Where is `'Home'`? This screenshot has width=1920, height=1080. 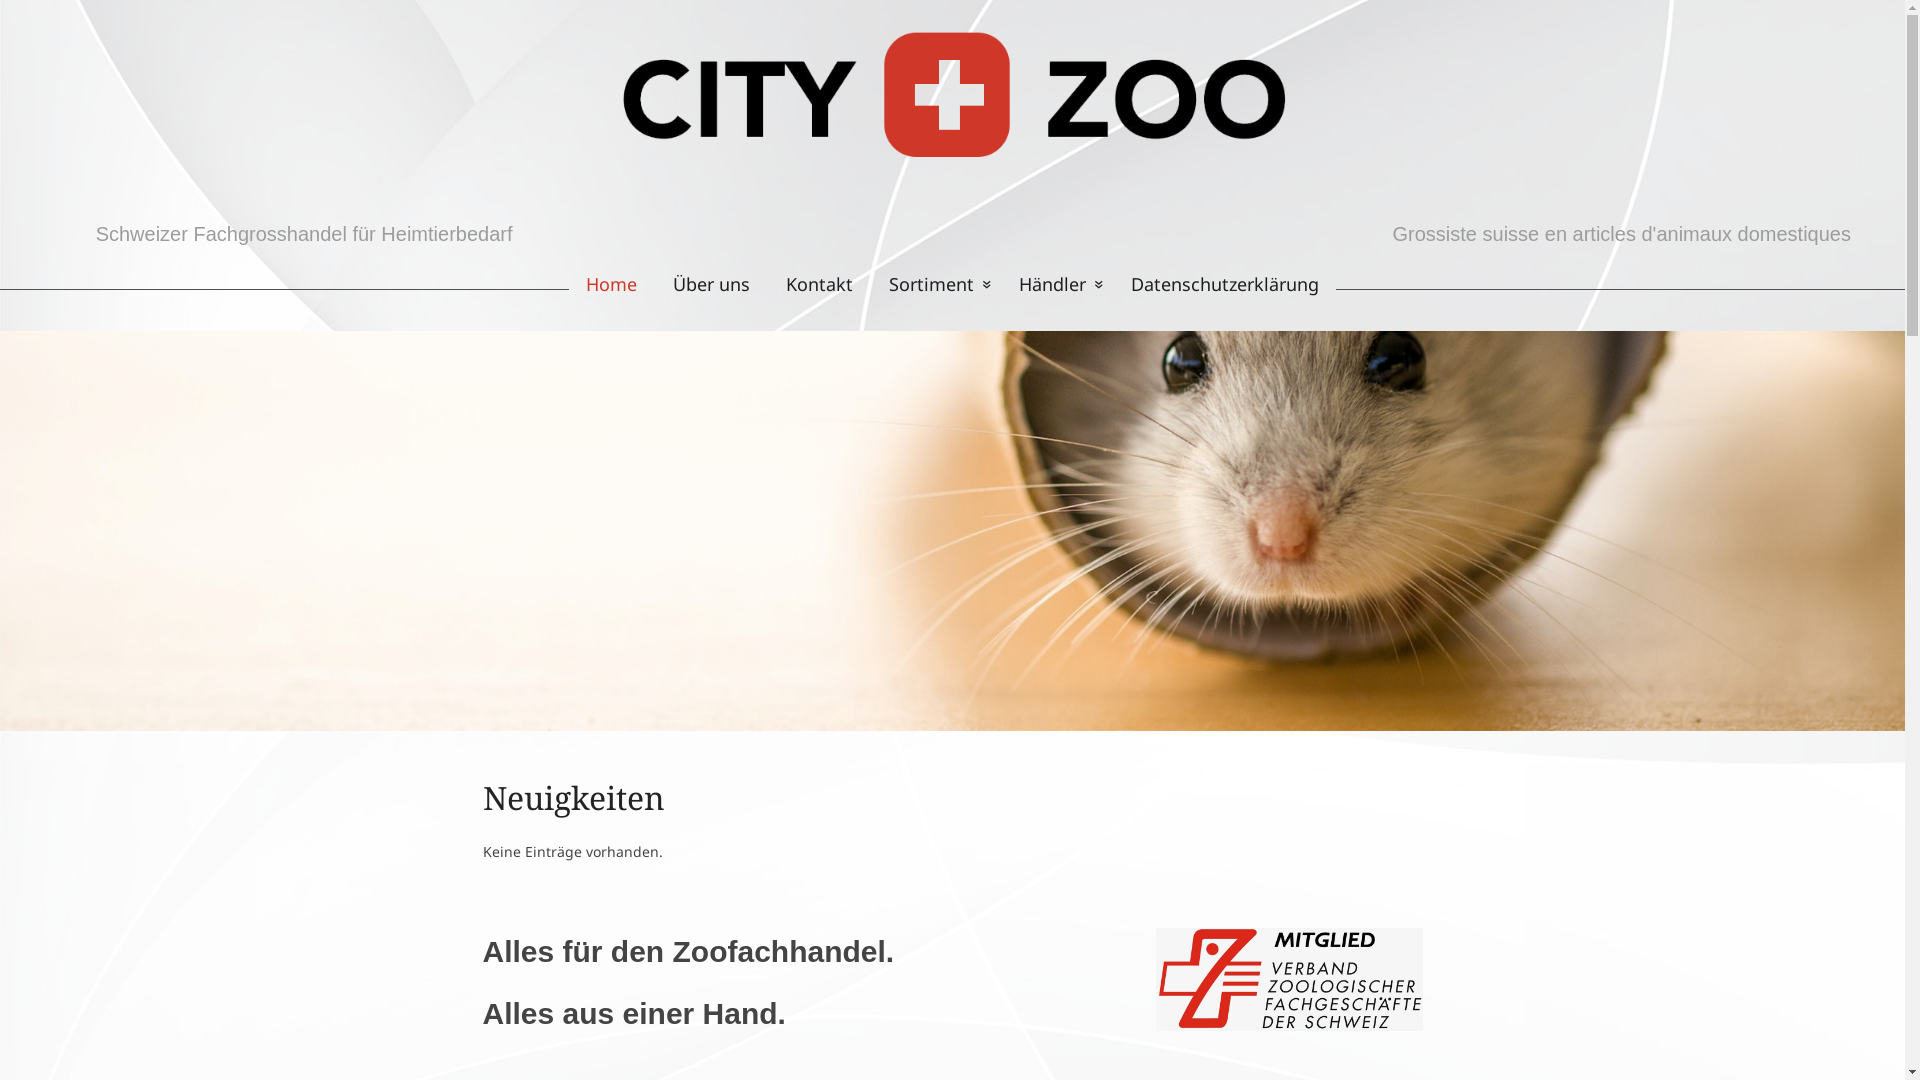 'Home' is located at coordinates (601, 284).